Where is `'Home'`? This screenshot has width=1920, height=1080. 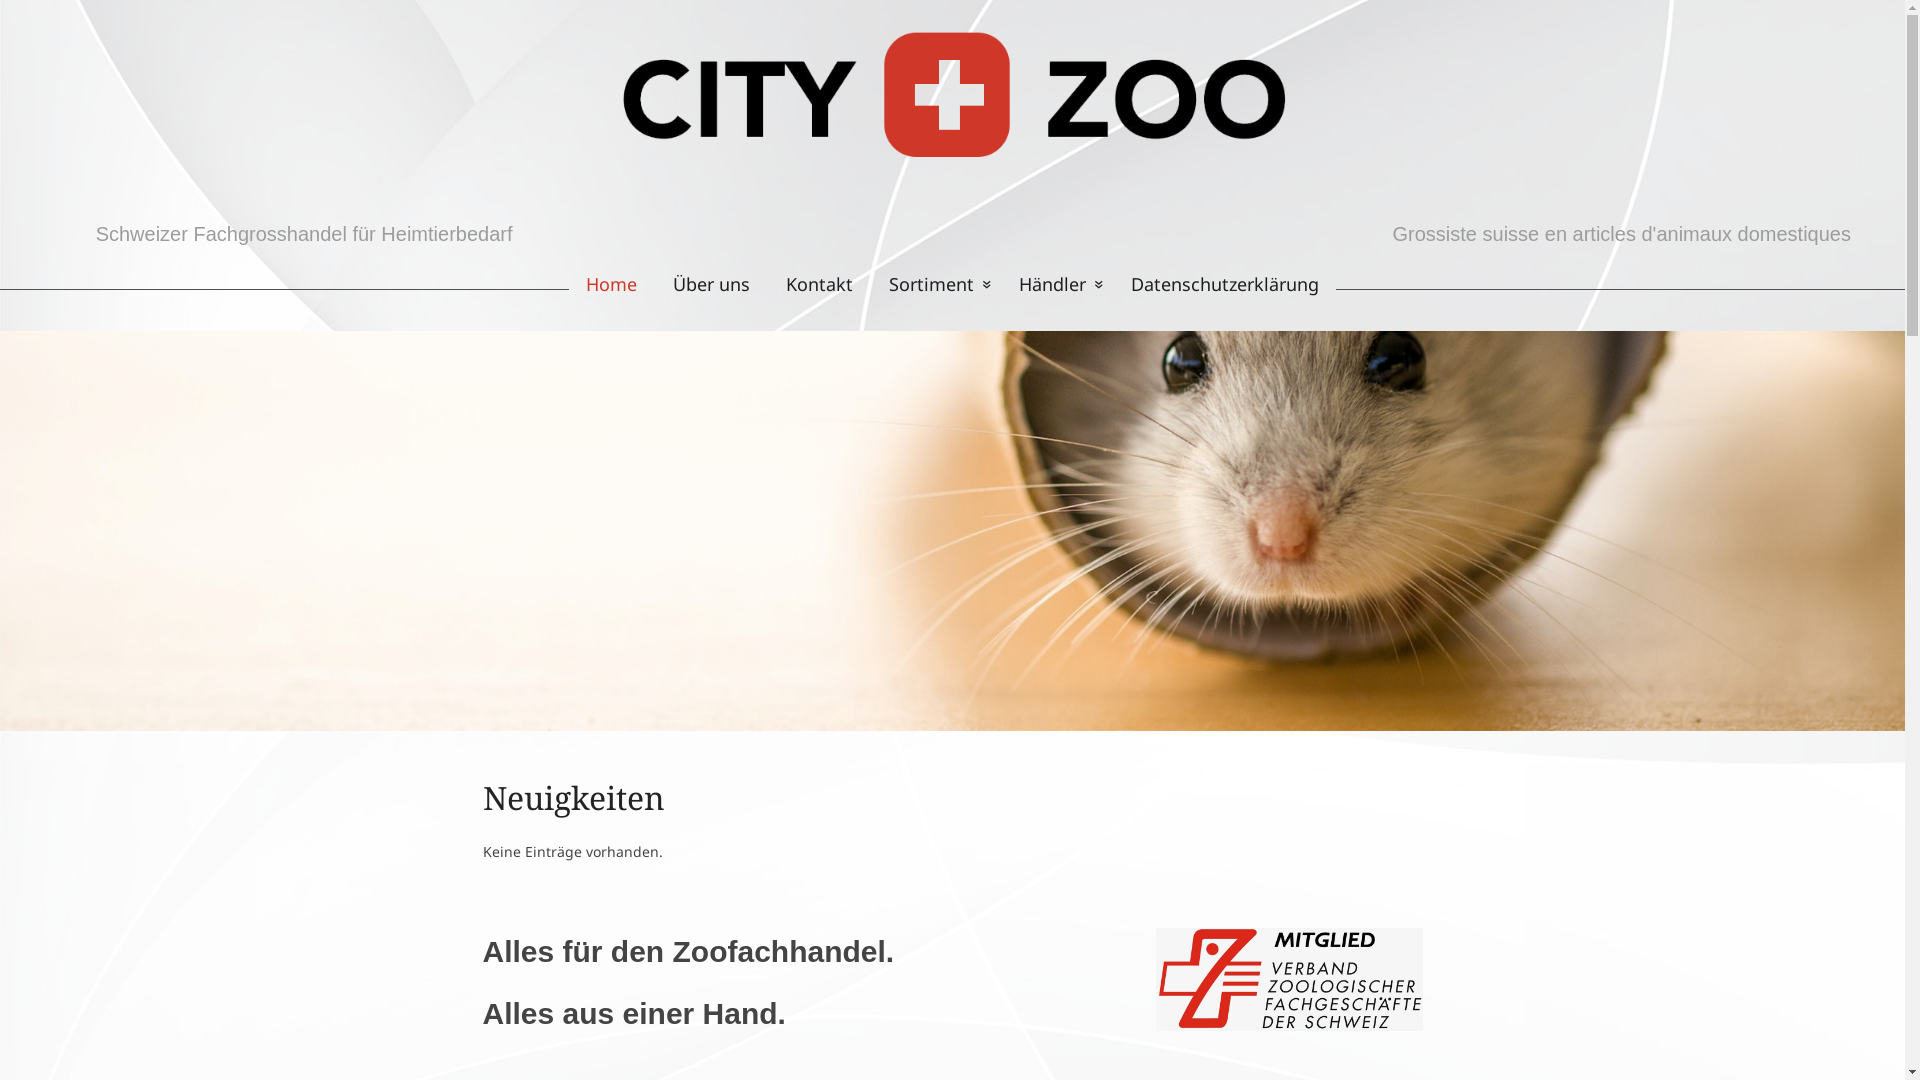 'Home' is located at coordinates (601, 284).